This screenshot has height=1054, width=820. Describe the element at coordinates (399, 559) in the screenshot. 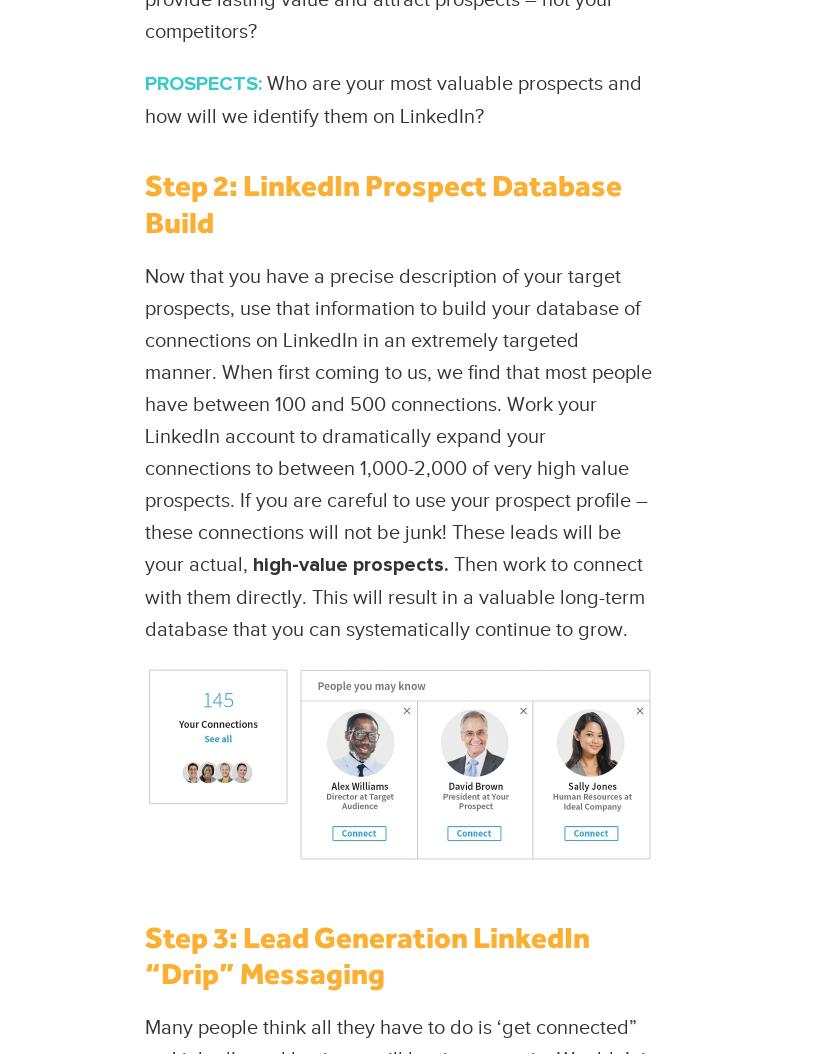

I see `'Privacy Policy'` at that location.